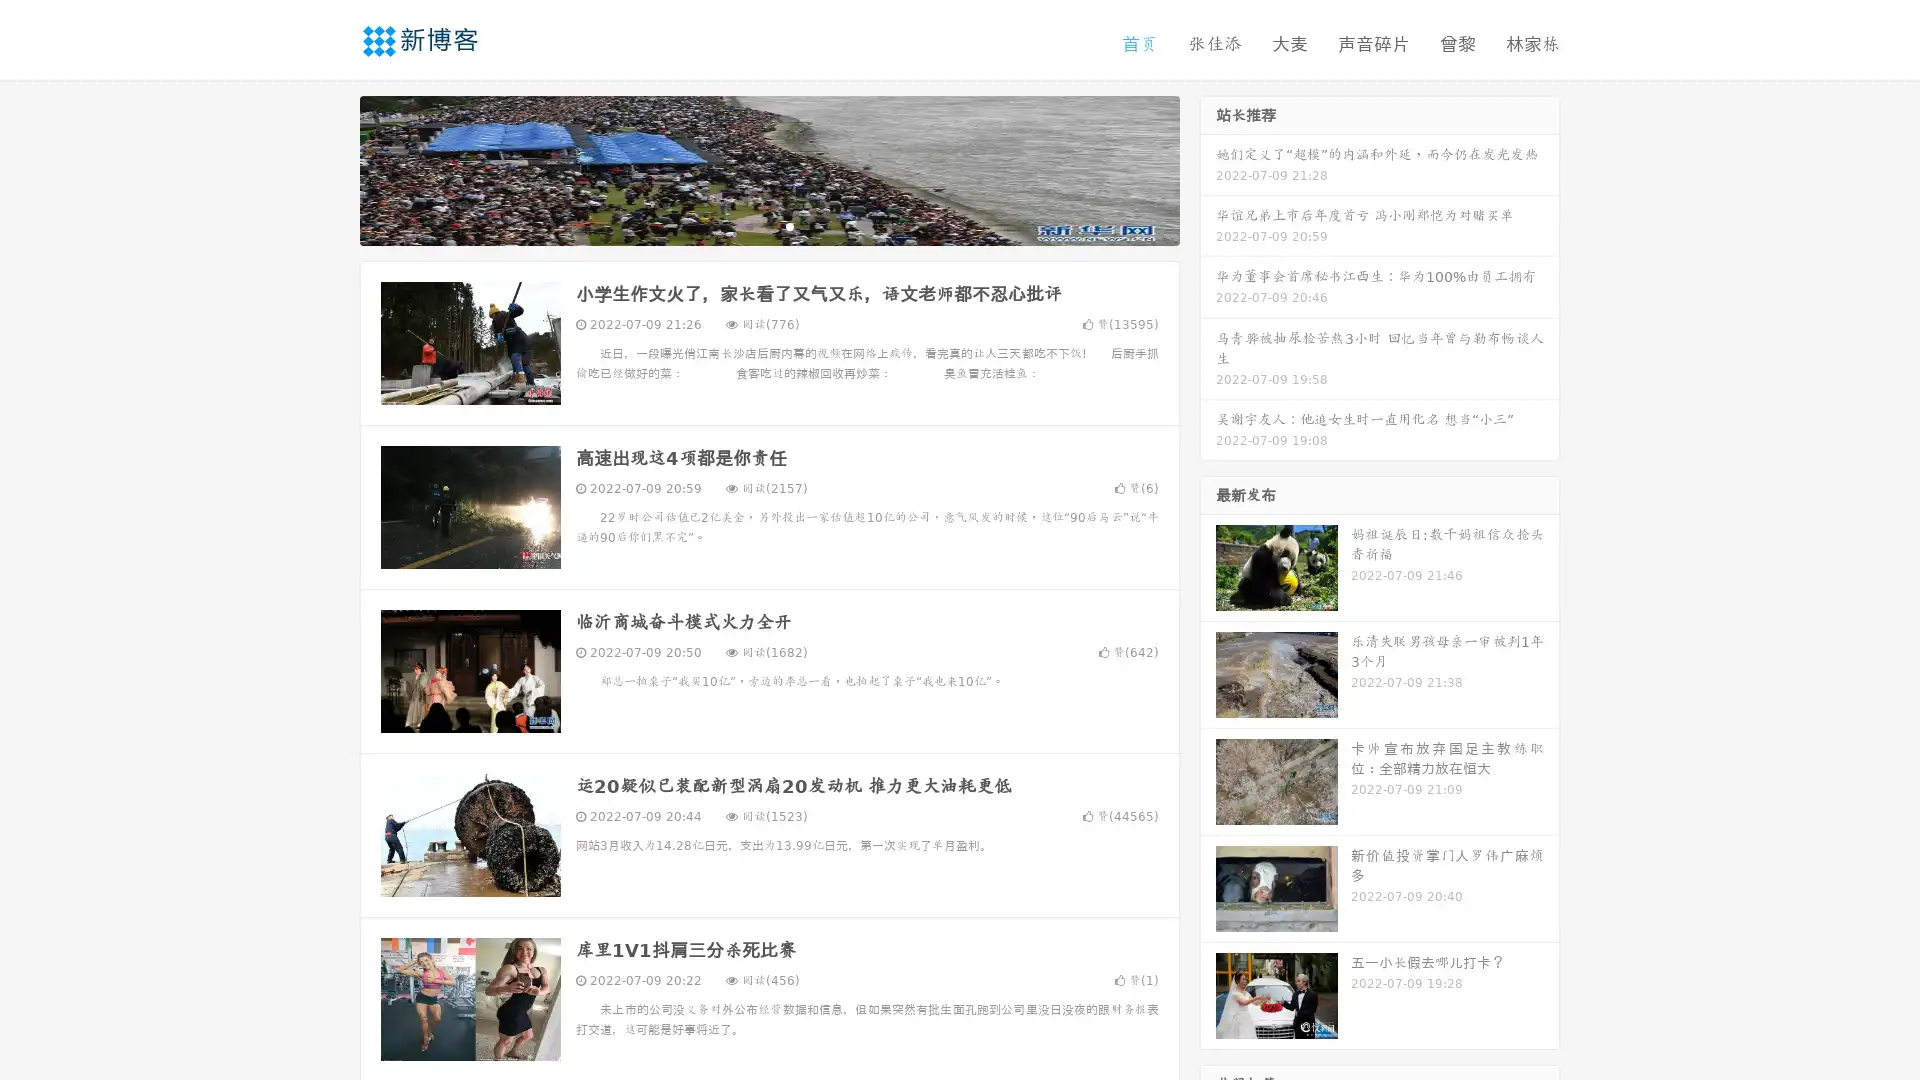 The image size is (1920, 1080). What do you see at coordinates (748, 225) in the screenshot?
I see `Go to slide 1` at bounding box center [748, 225].